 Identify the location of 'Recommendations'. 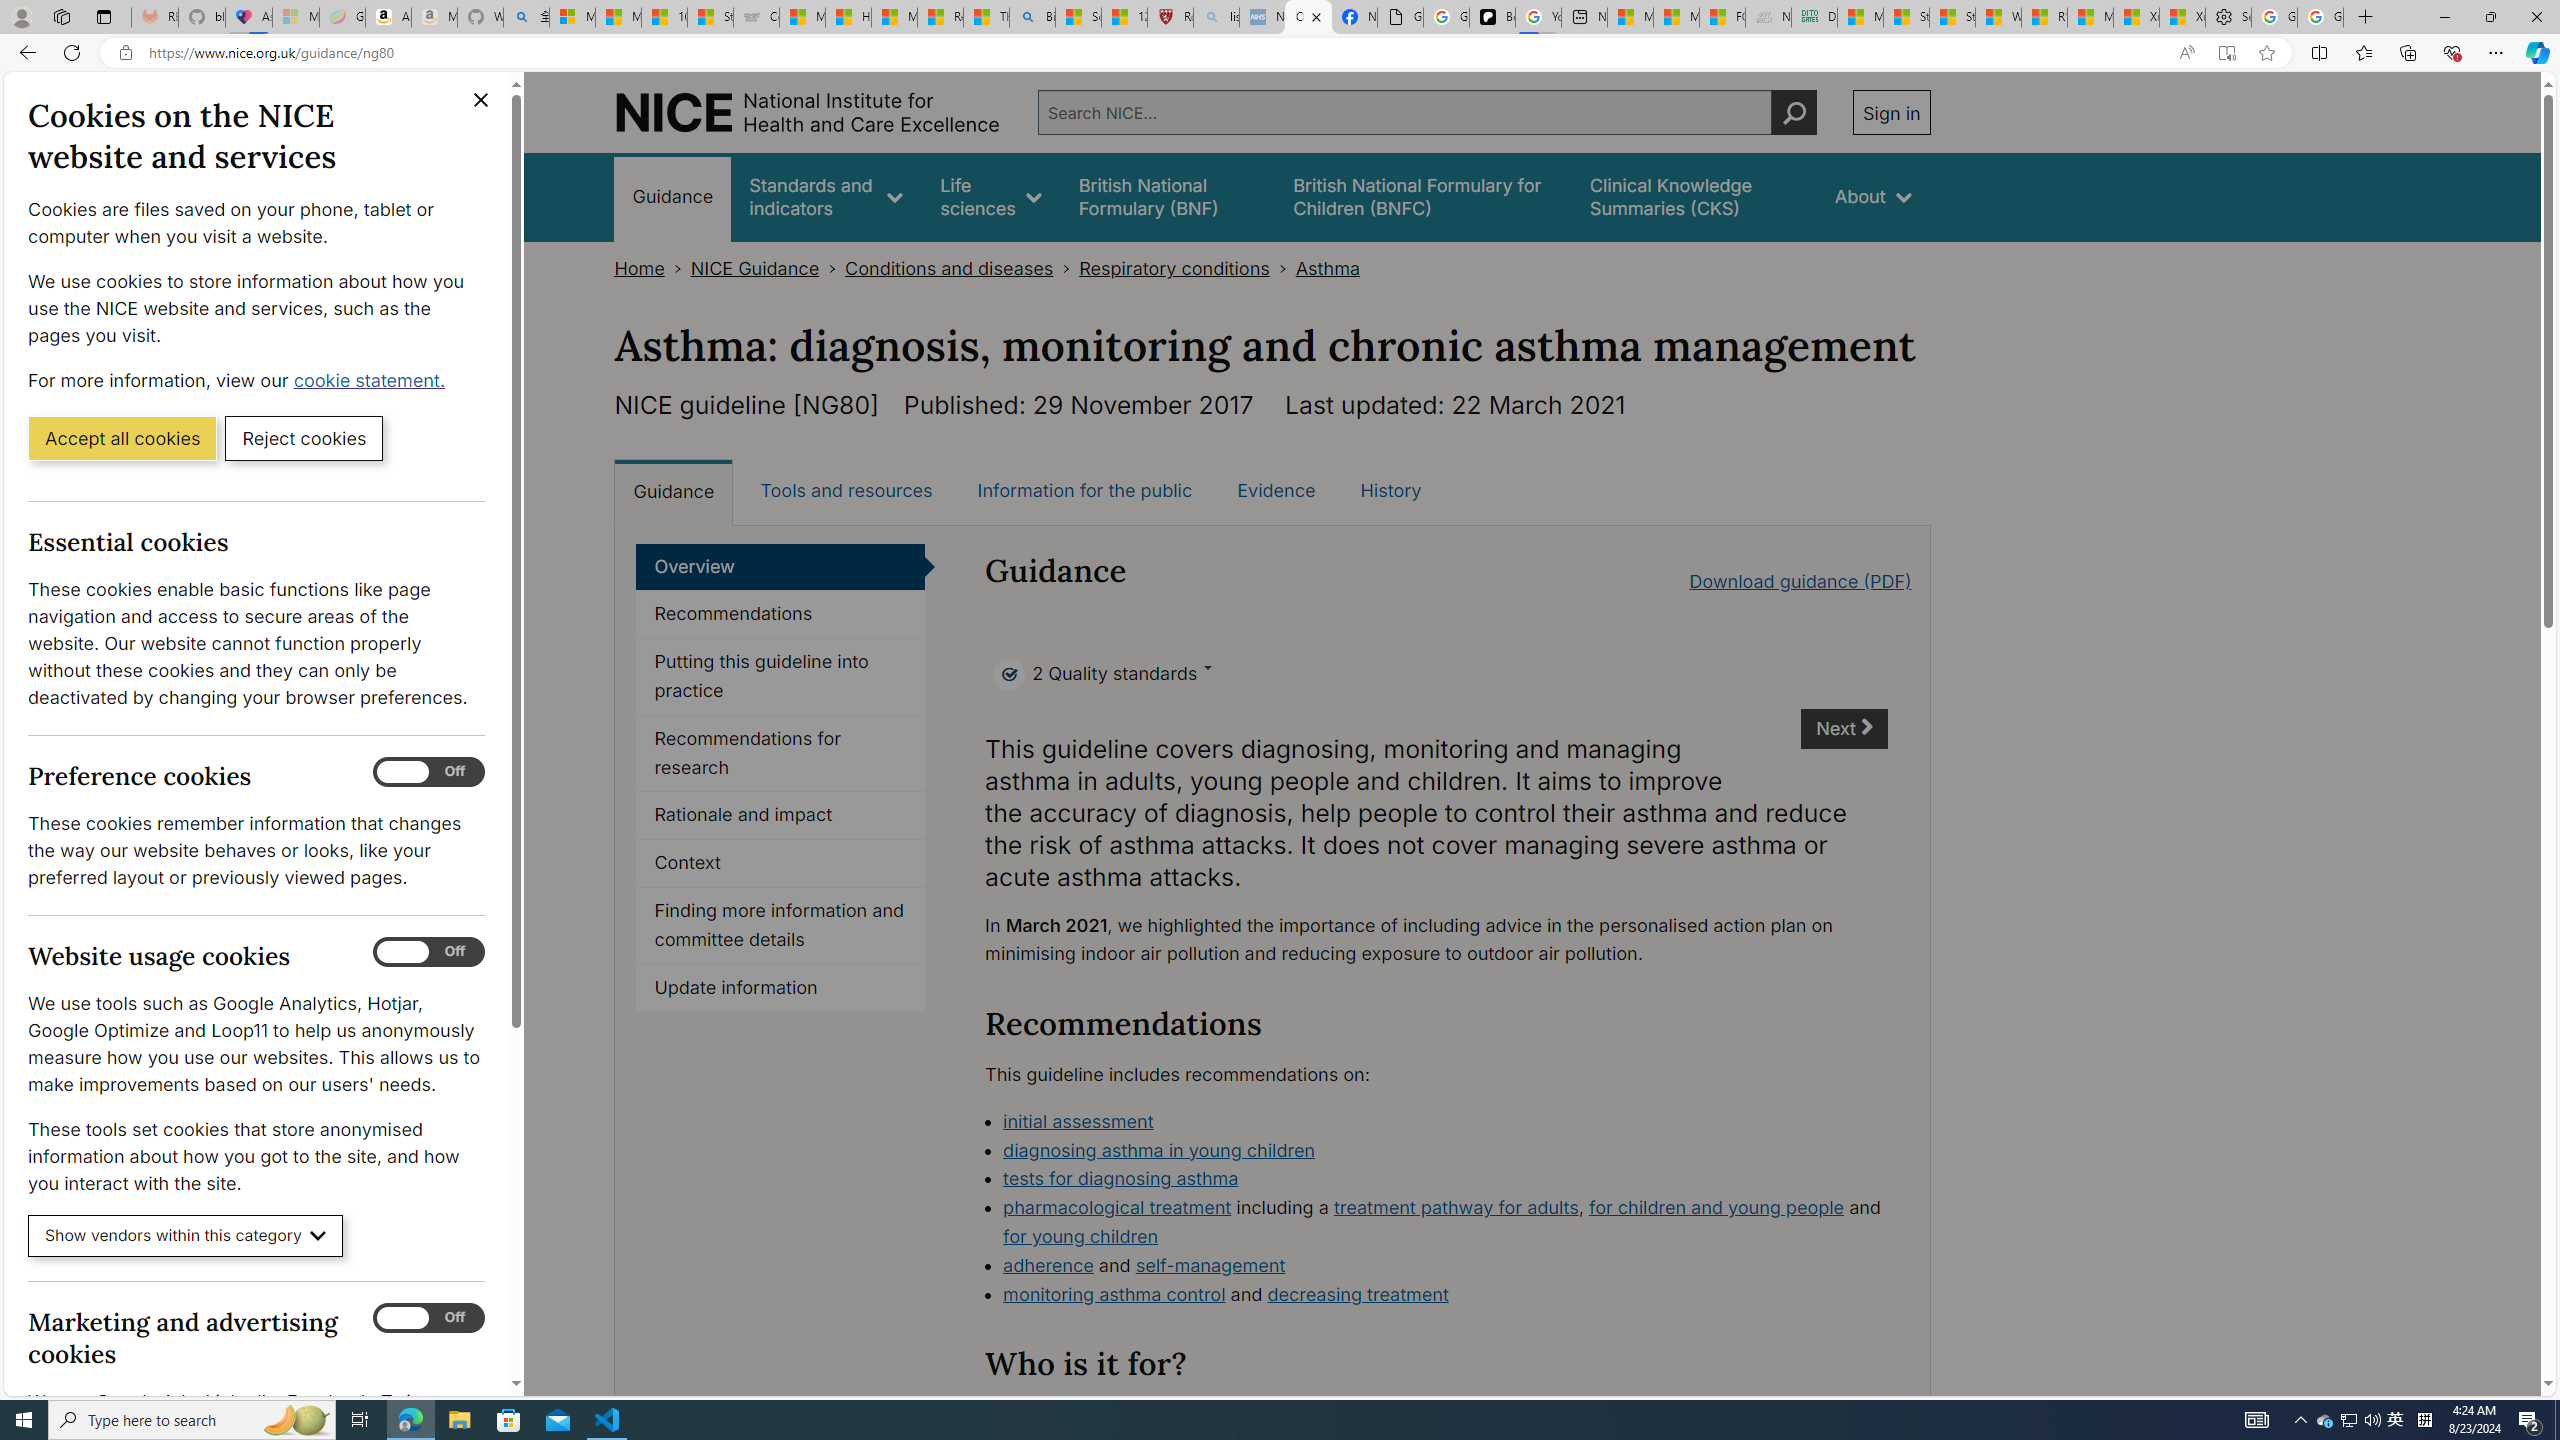
(779, 613).